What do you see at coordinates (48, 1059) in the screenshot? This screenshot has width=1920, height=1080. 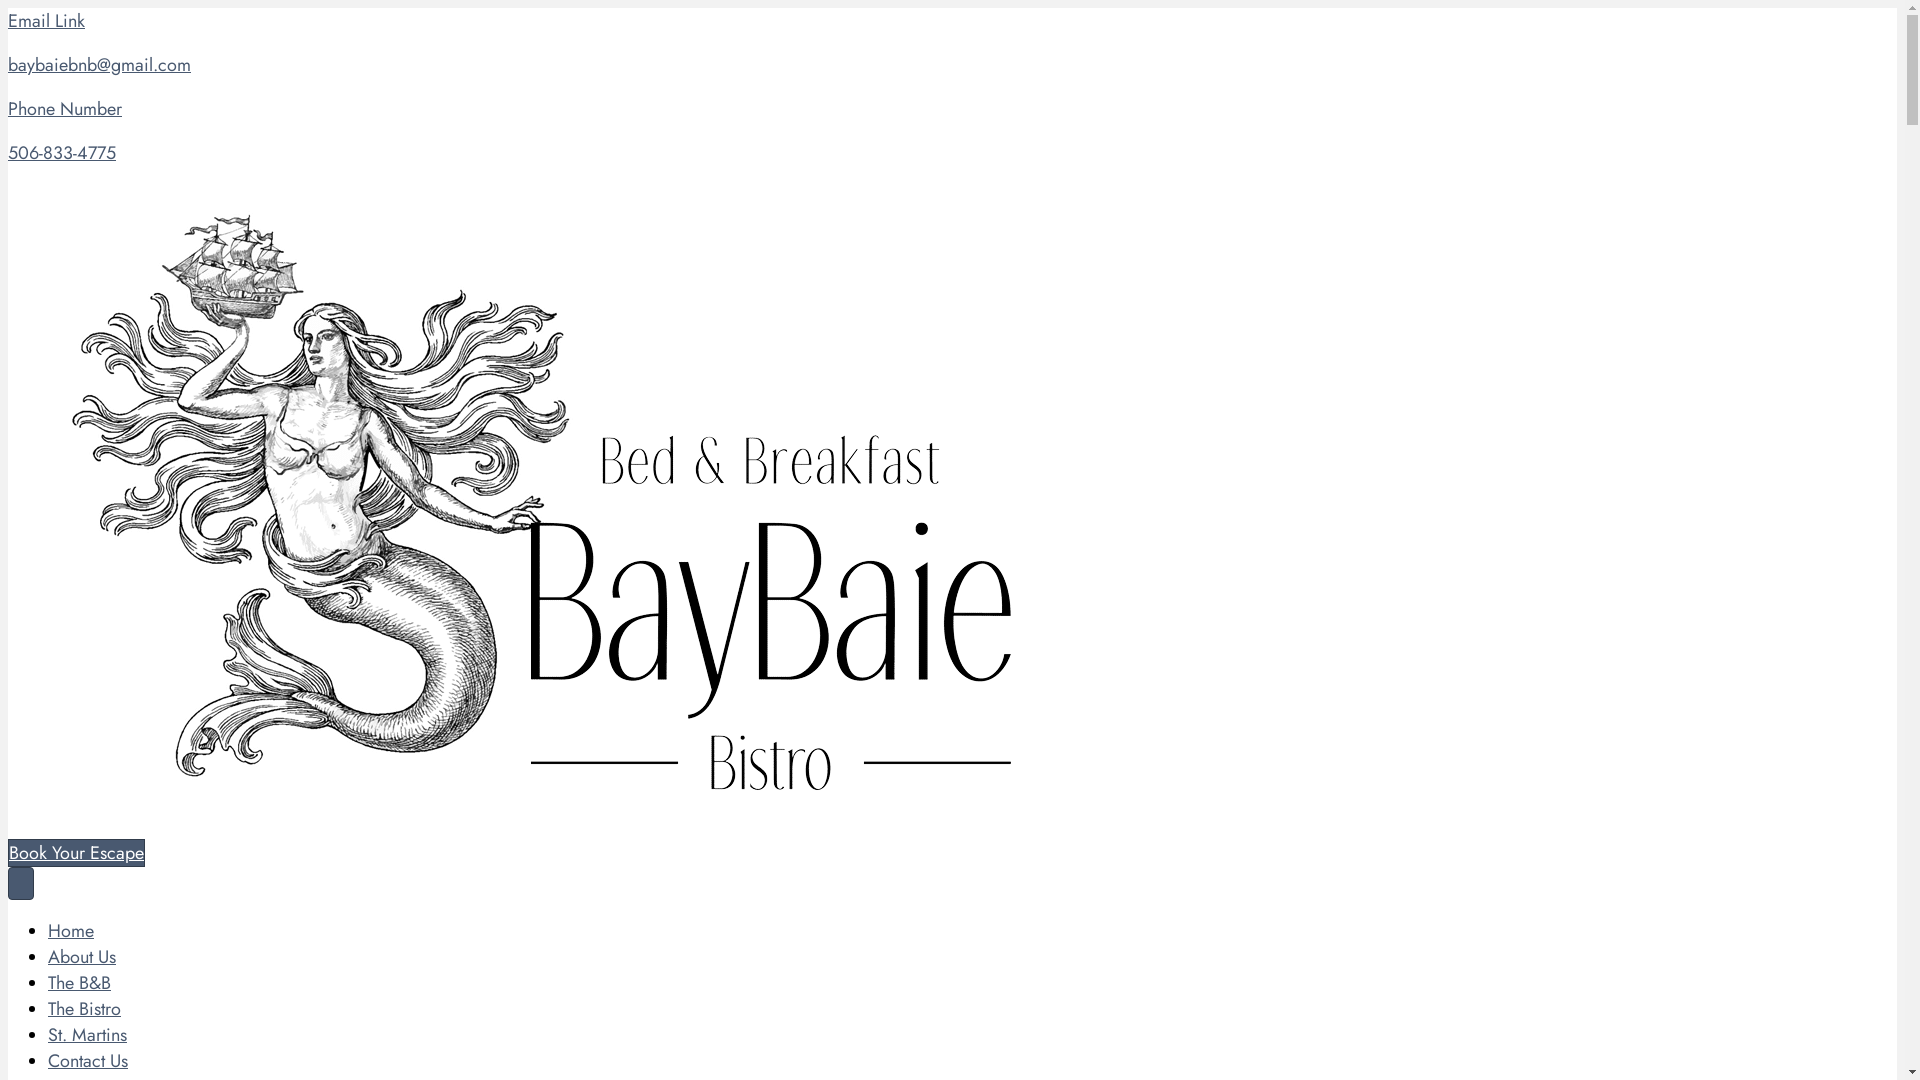 I see `'Contact Us'` at bounding box center [48, 1059].